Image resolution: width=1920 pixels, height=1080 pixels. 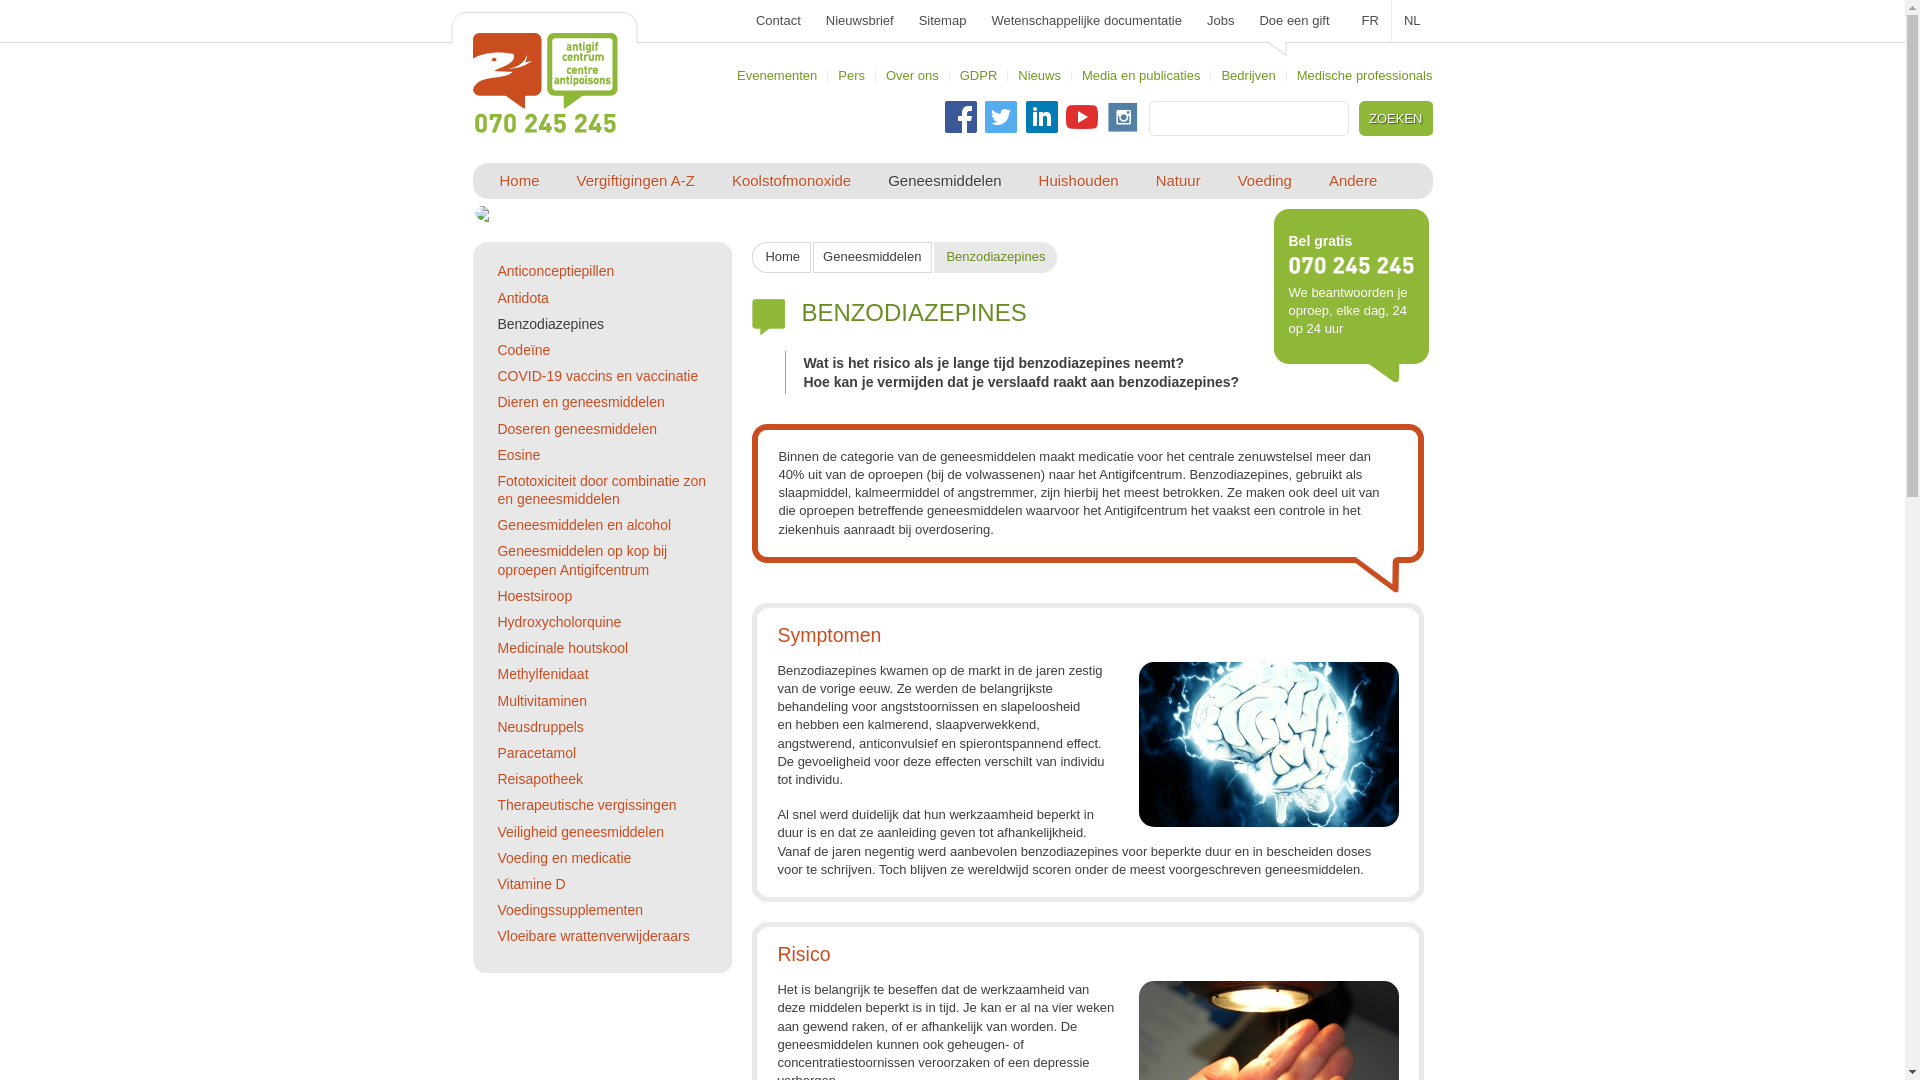 I want to click on 'Neusdruppels', so click(x=539, y=726).